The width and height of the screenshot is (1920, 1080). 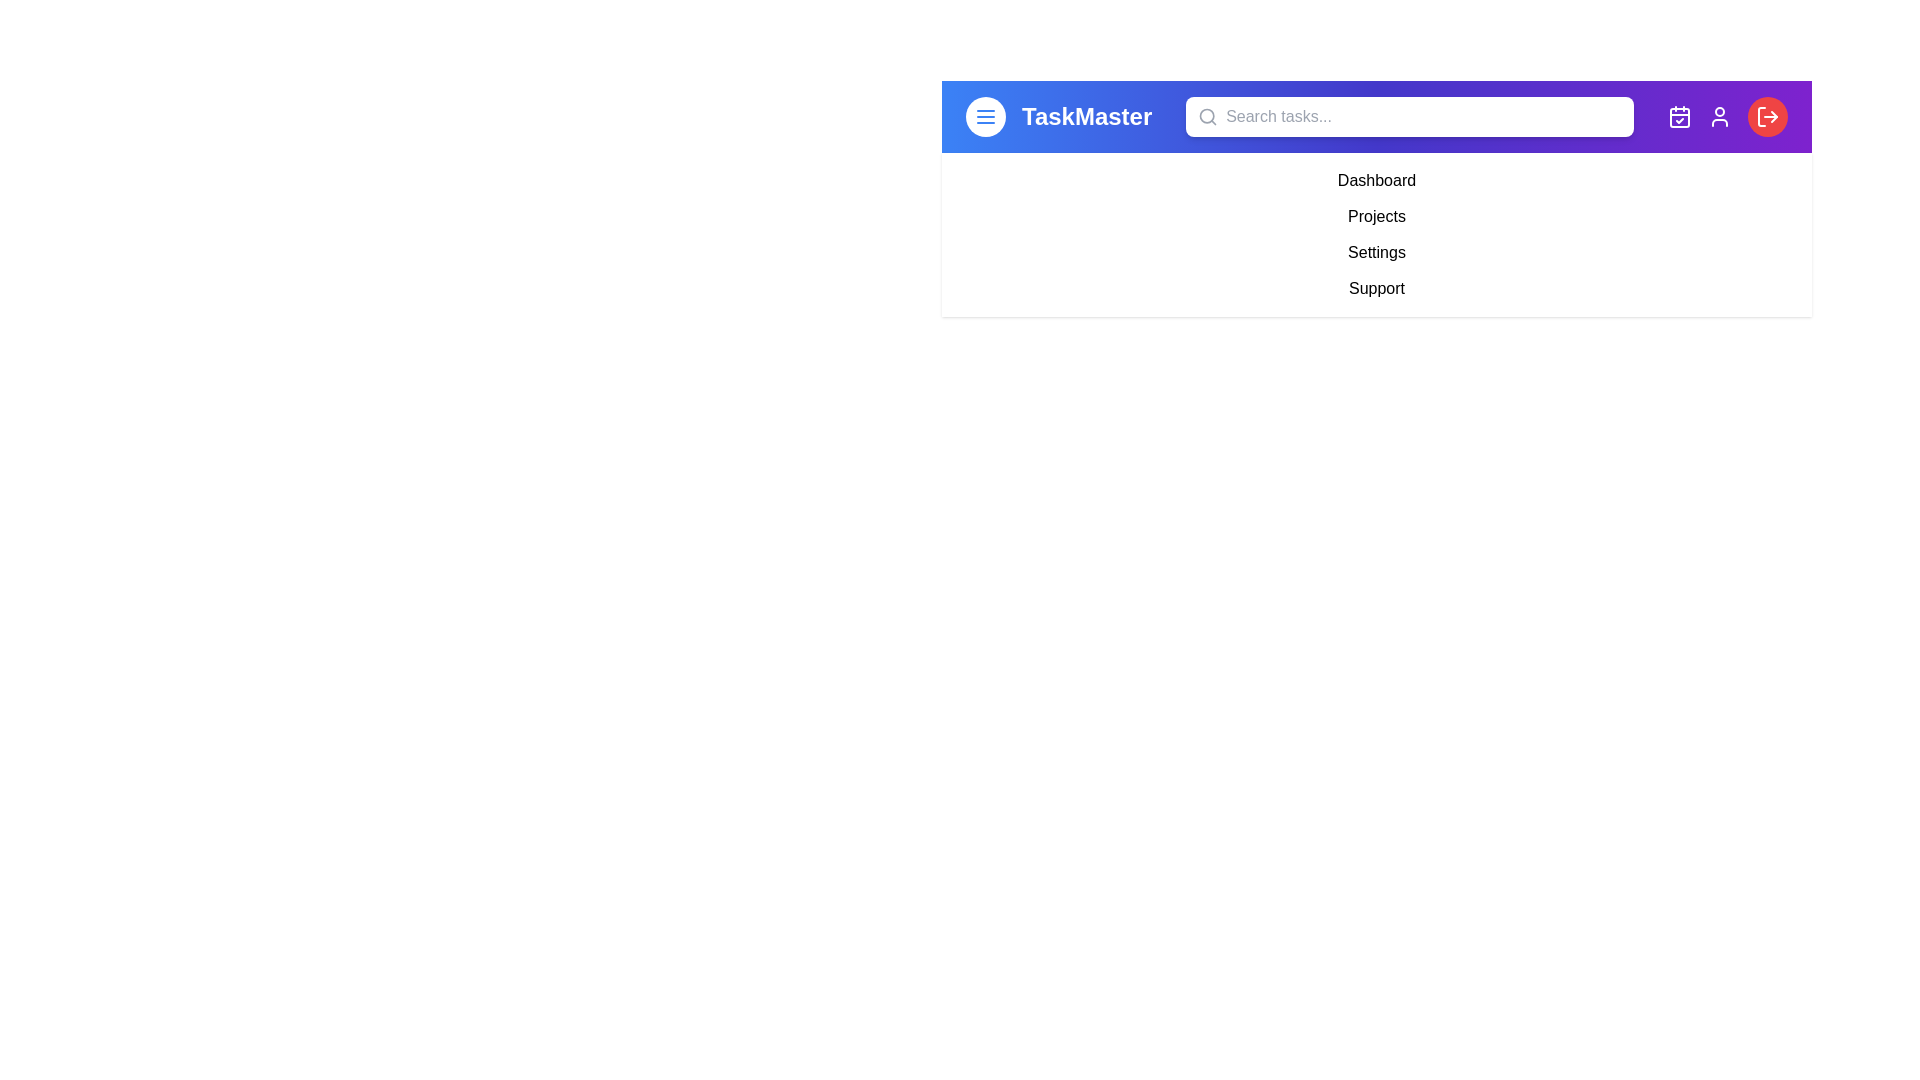 What do you see at coordinates (1718, 116) in the screenshot?
I see `the user profile icon to view the user profile` at bounding box center [1718, 116].